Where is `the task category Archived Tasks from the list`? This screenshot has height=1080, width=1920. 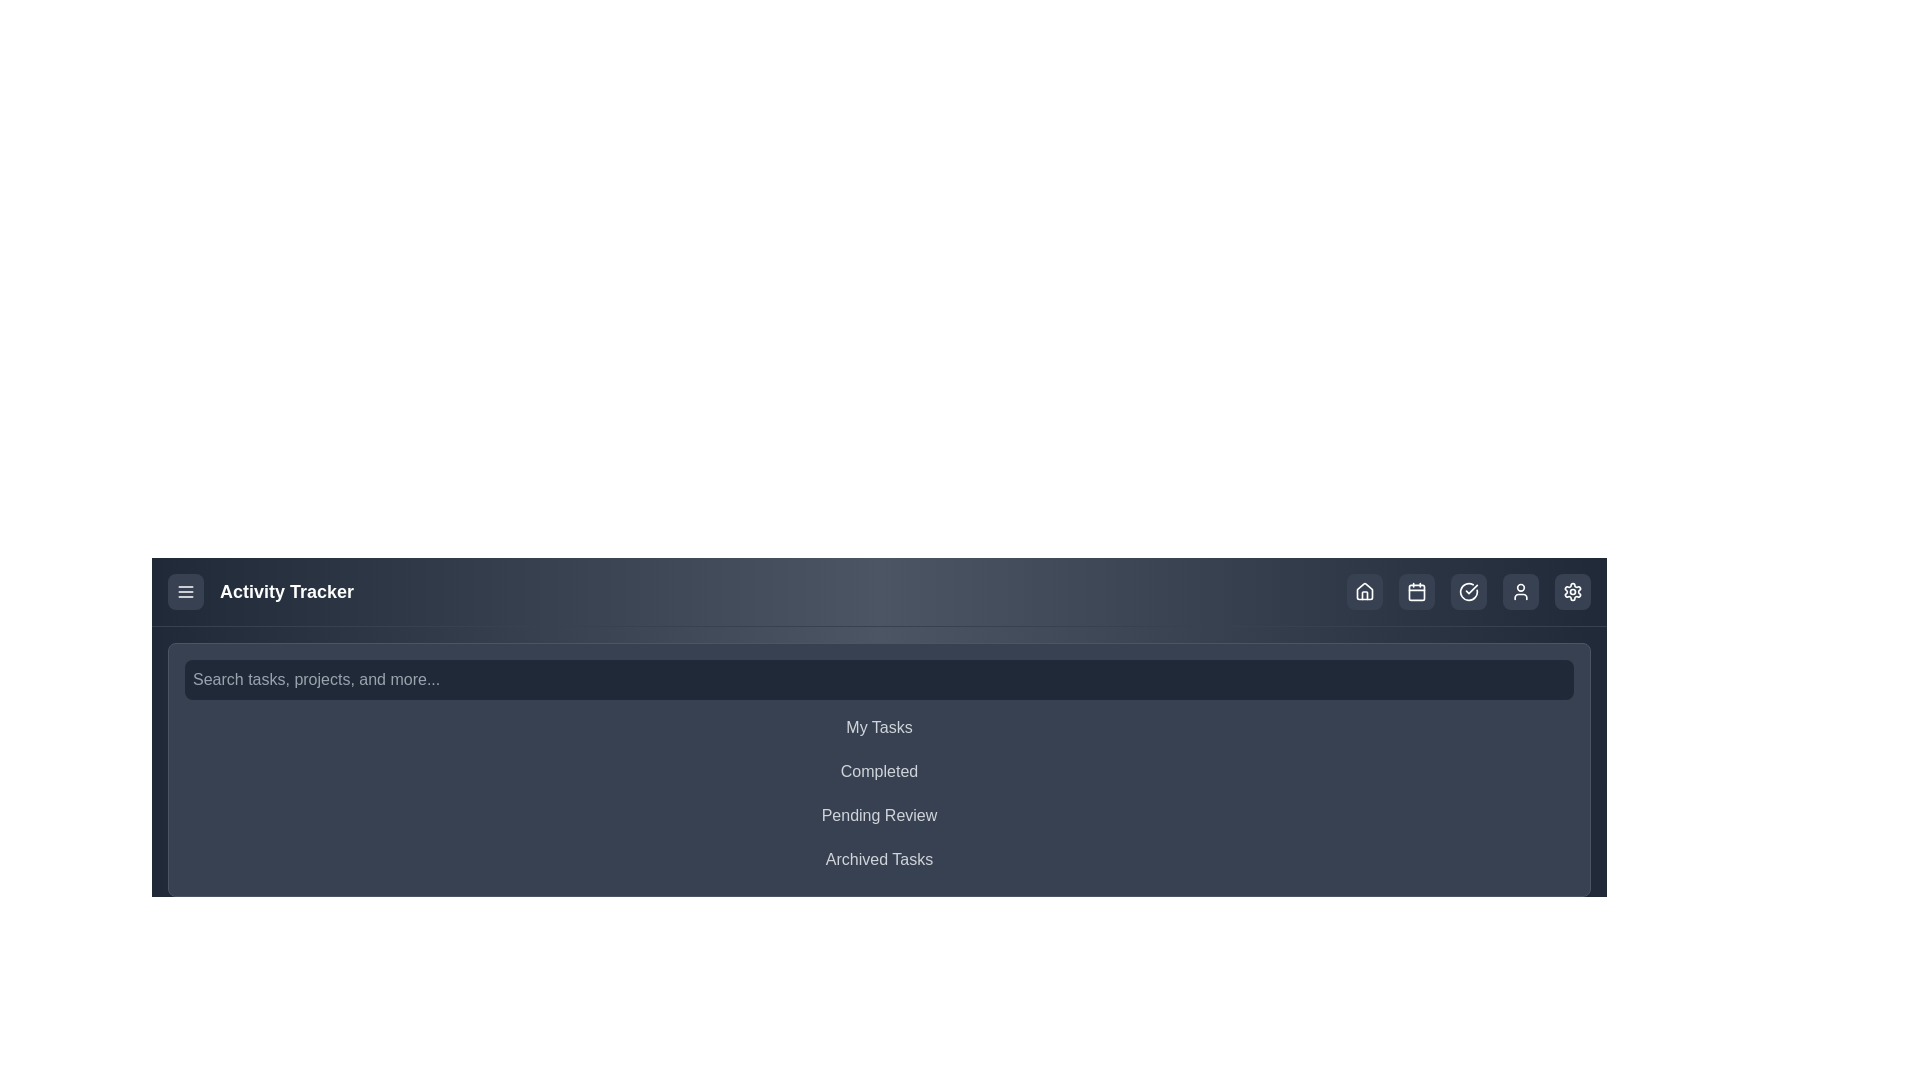 the task category Archived Tasks from the list is located at coordinates (879, 859).